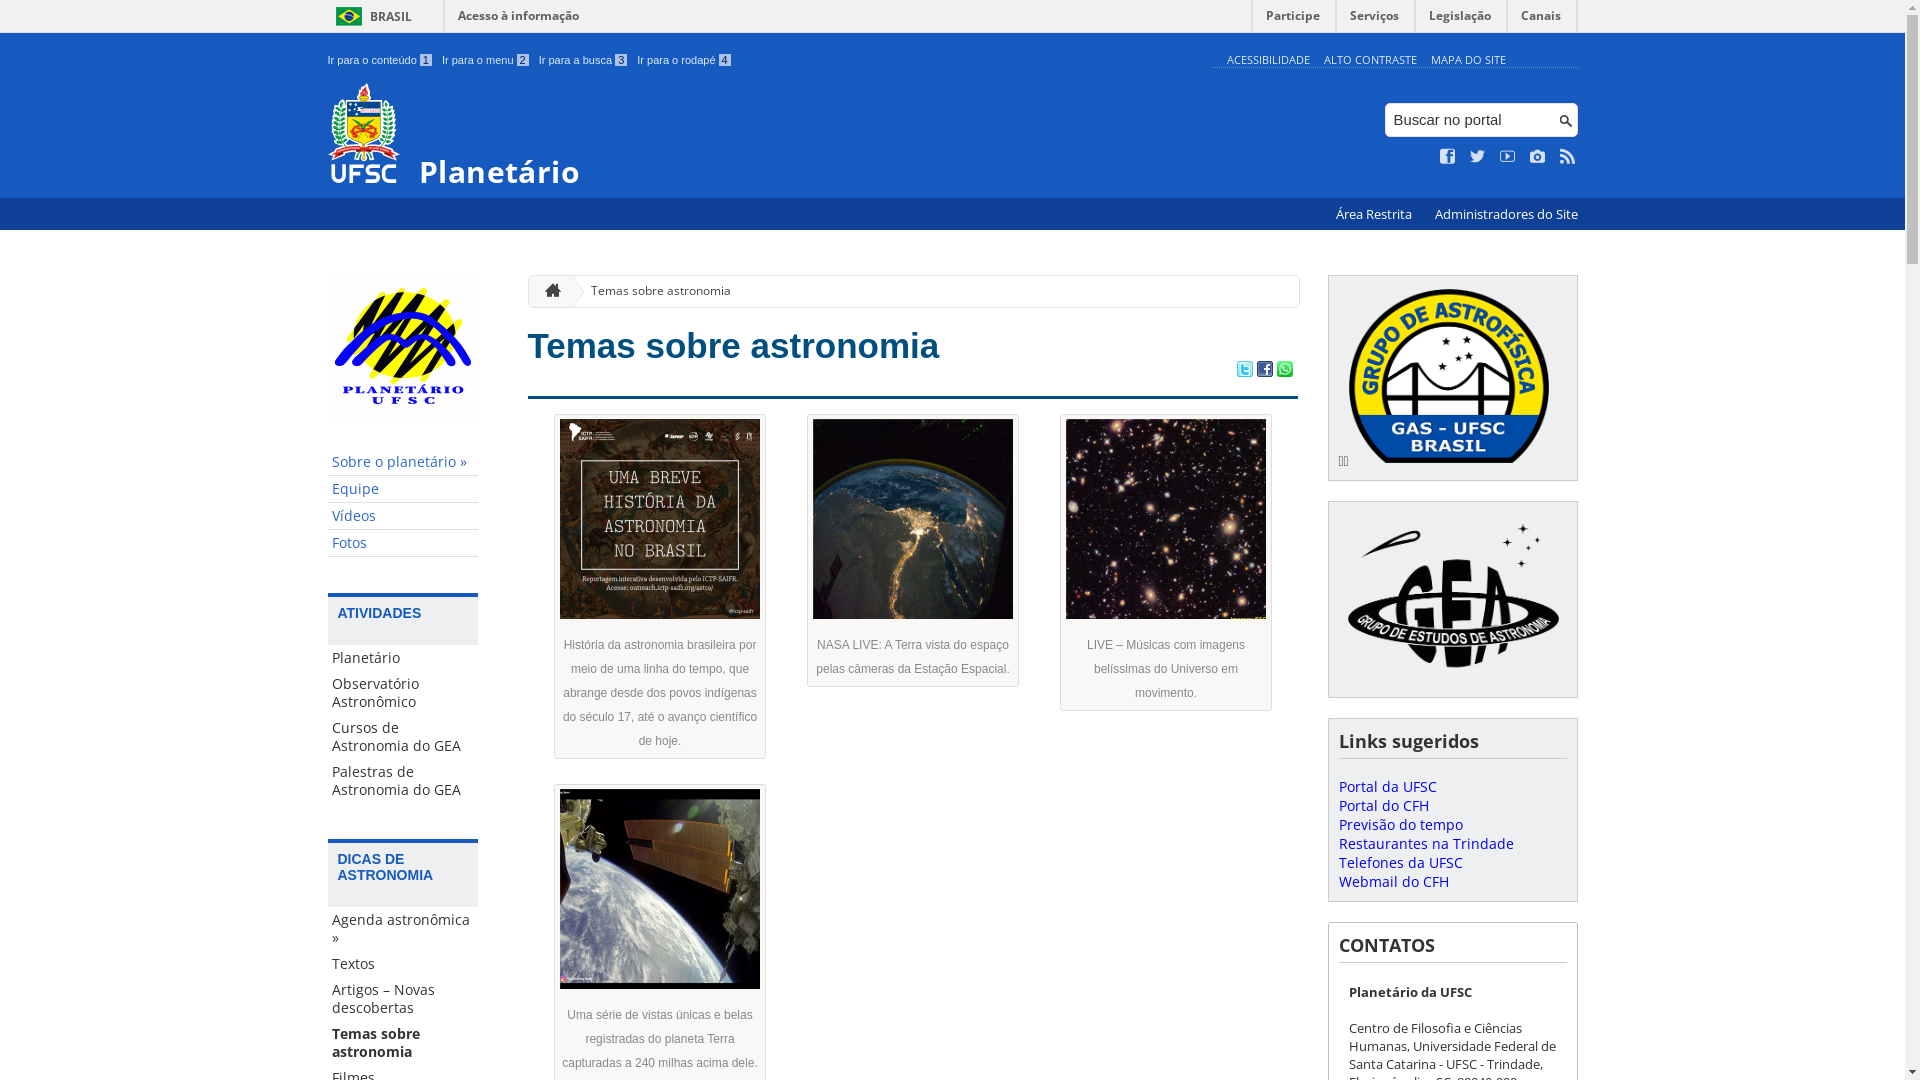 The height and width of the screenshot is (1080, 1920). I want to click on 'BRASIL', so click(370, 16).